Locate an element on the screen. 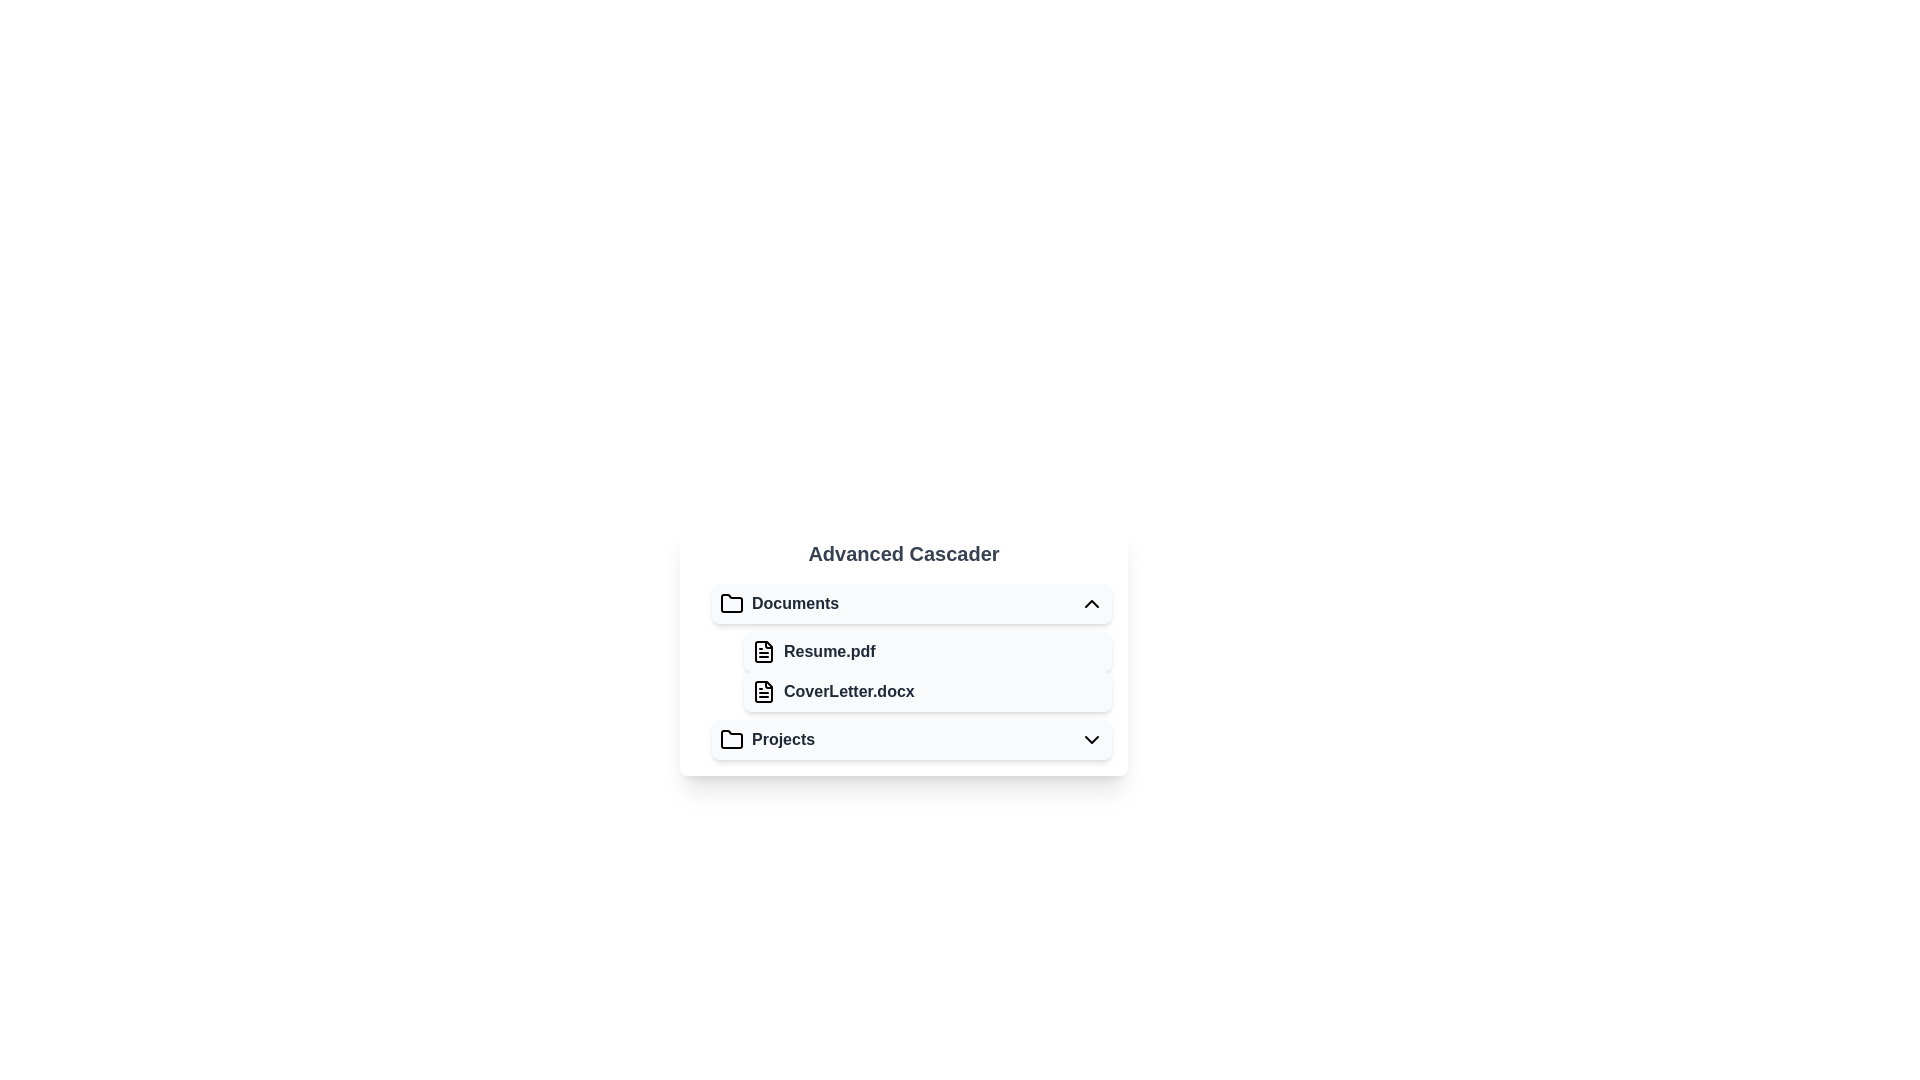 The width and height of the screenshot is (1920, 1080). the list item labeled 'Resume.pdf', which is the first item is located at coordinates (919, 651).